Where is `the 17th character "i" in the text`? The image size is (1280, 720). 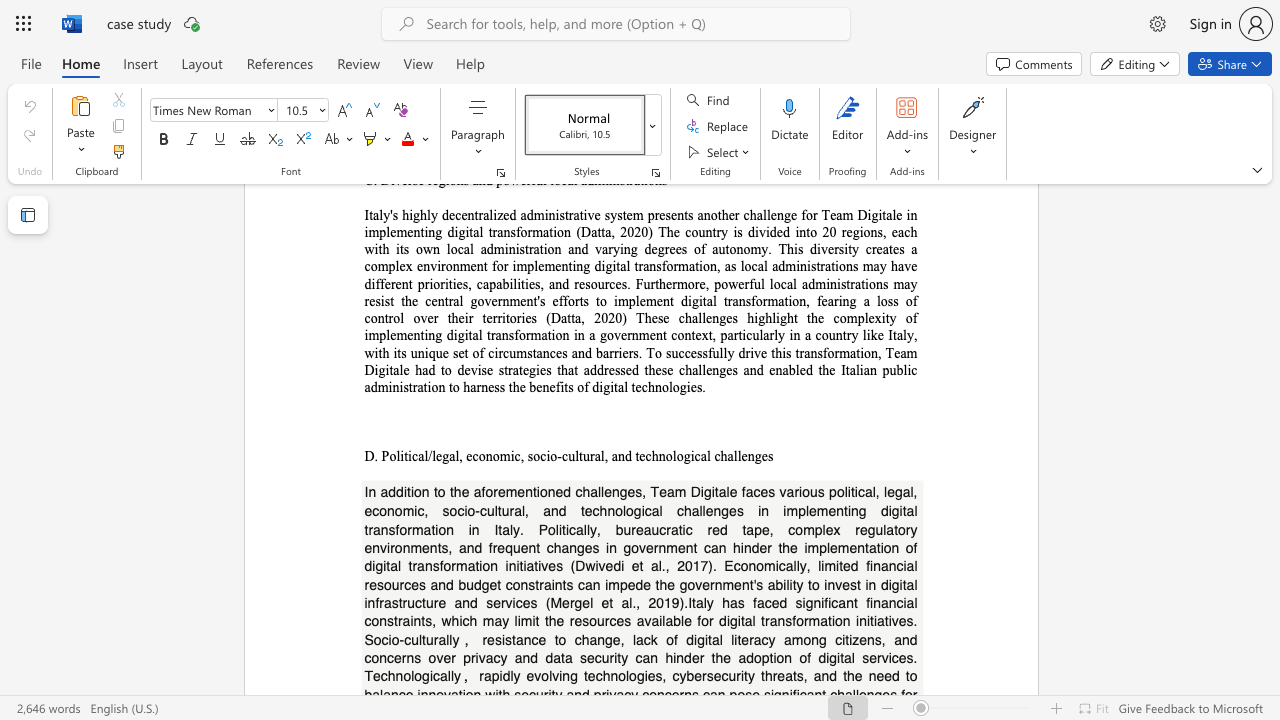
the 17th character "i" in the text is located at coordinates (868, 620).